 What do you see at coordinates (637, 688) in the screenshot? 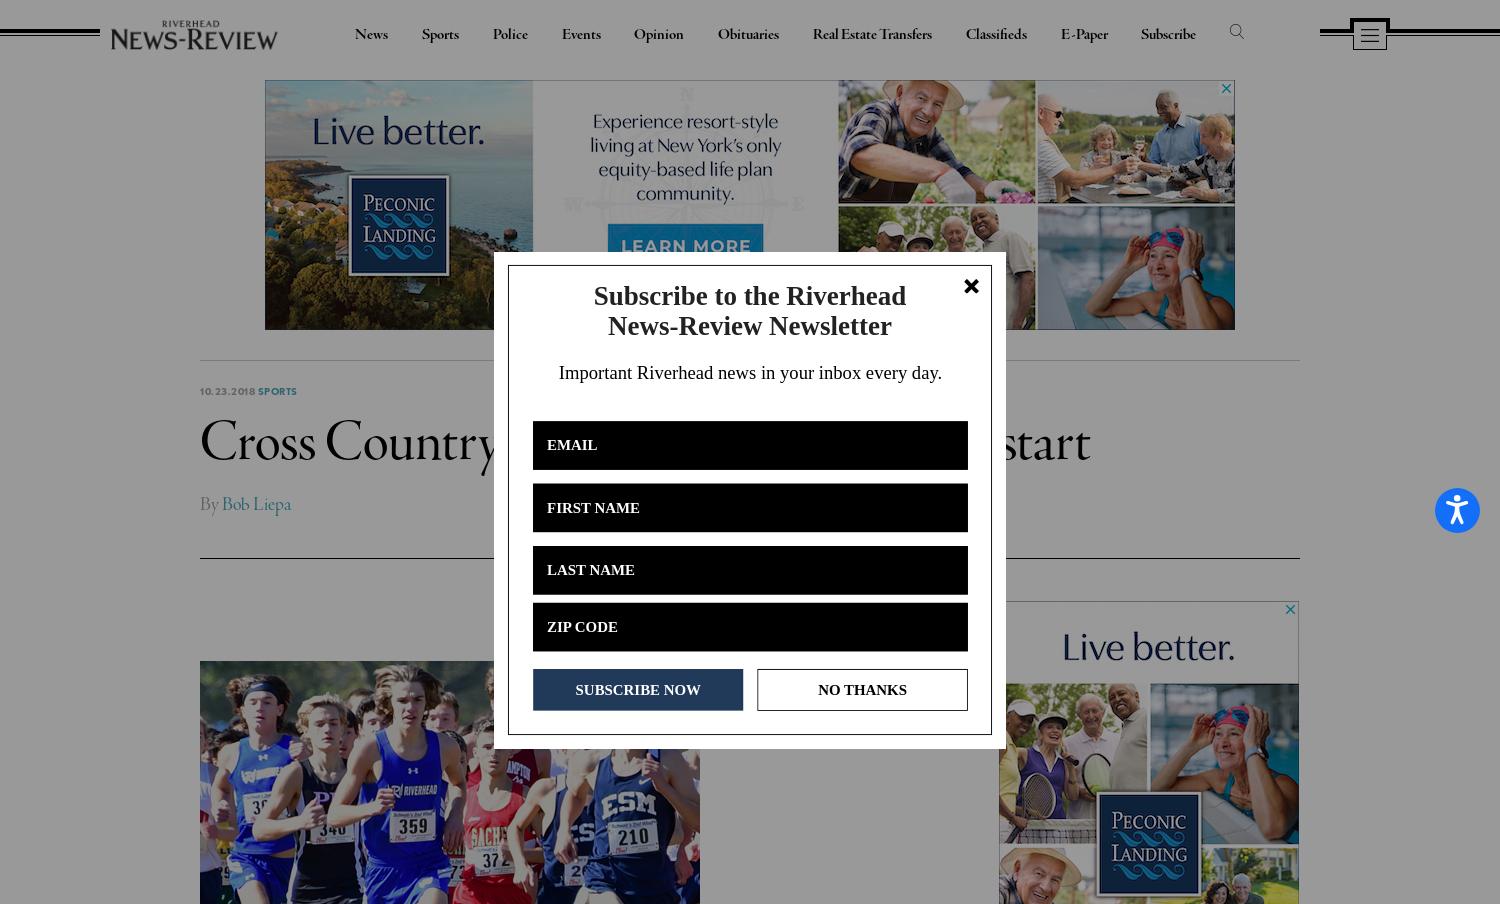
I see `'SUBSCRIBE NOW'` at bounding box center [637, 688].